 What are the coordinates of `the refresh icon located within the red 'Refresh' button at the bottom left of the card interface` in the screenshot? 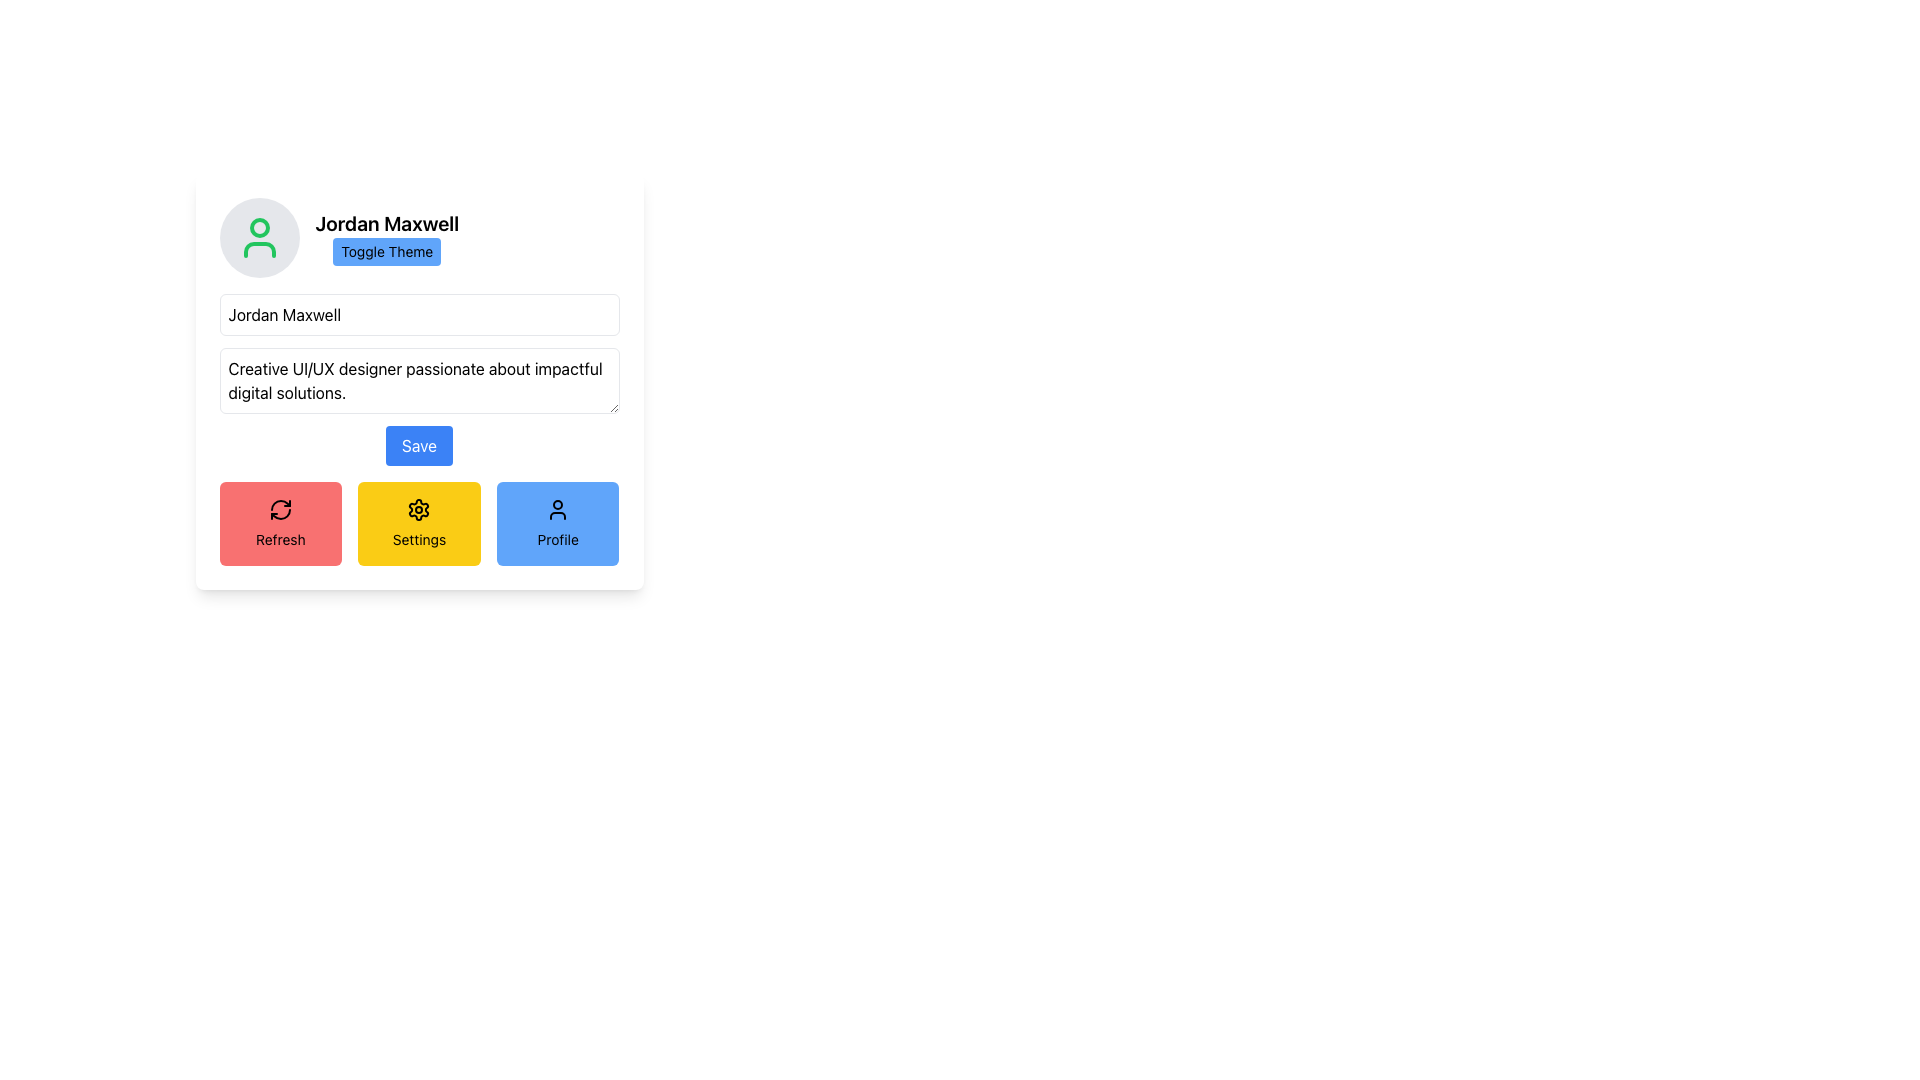 It's located at (279, 513).